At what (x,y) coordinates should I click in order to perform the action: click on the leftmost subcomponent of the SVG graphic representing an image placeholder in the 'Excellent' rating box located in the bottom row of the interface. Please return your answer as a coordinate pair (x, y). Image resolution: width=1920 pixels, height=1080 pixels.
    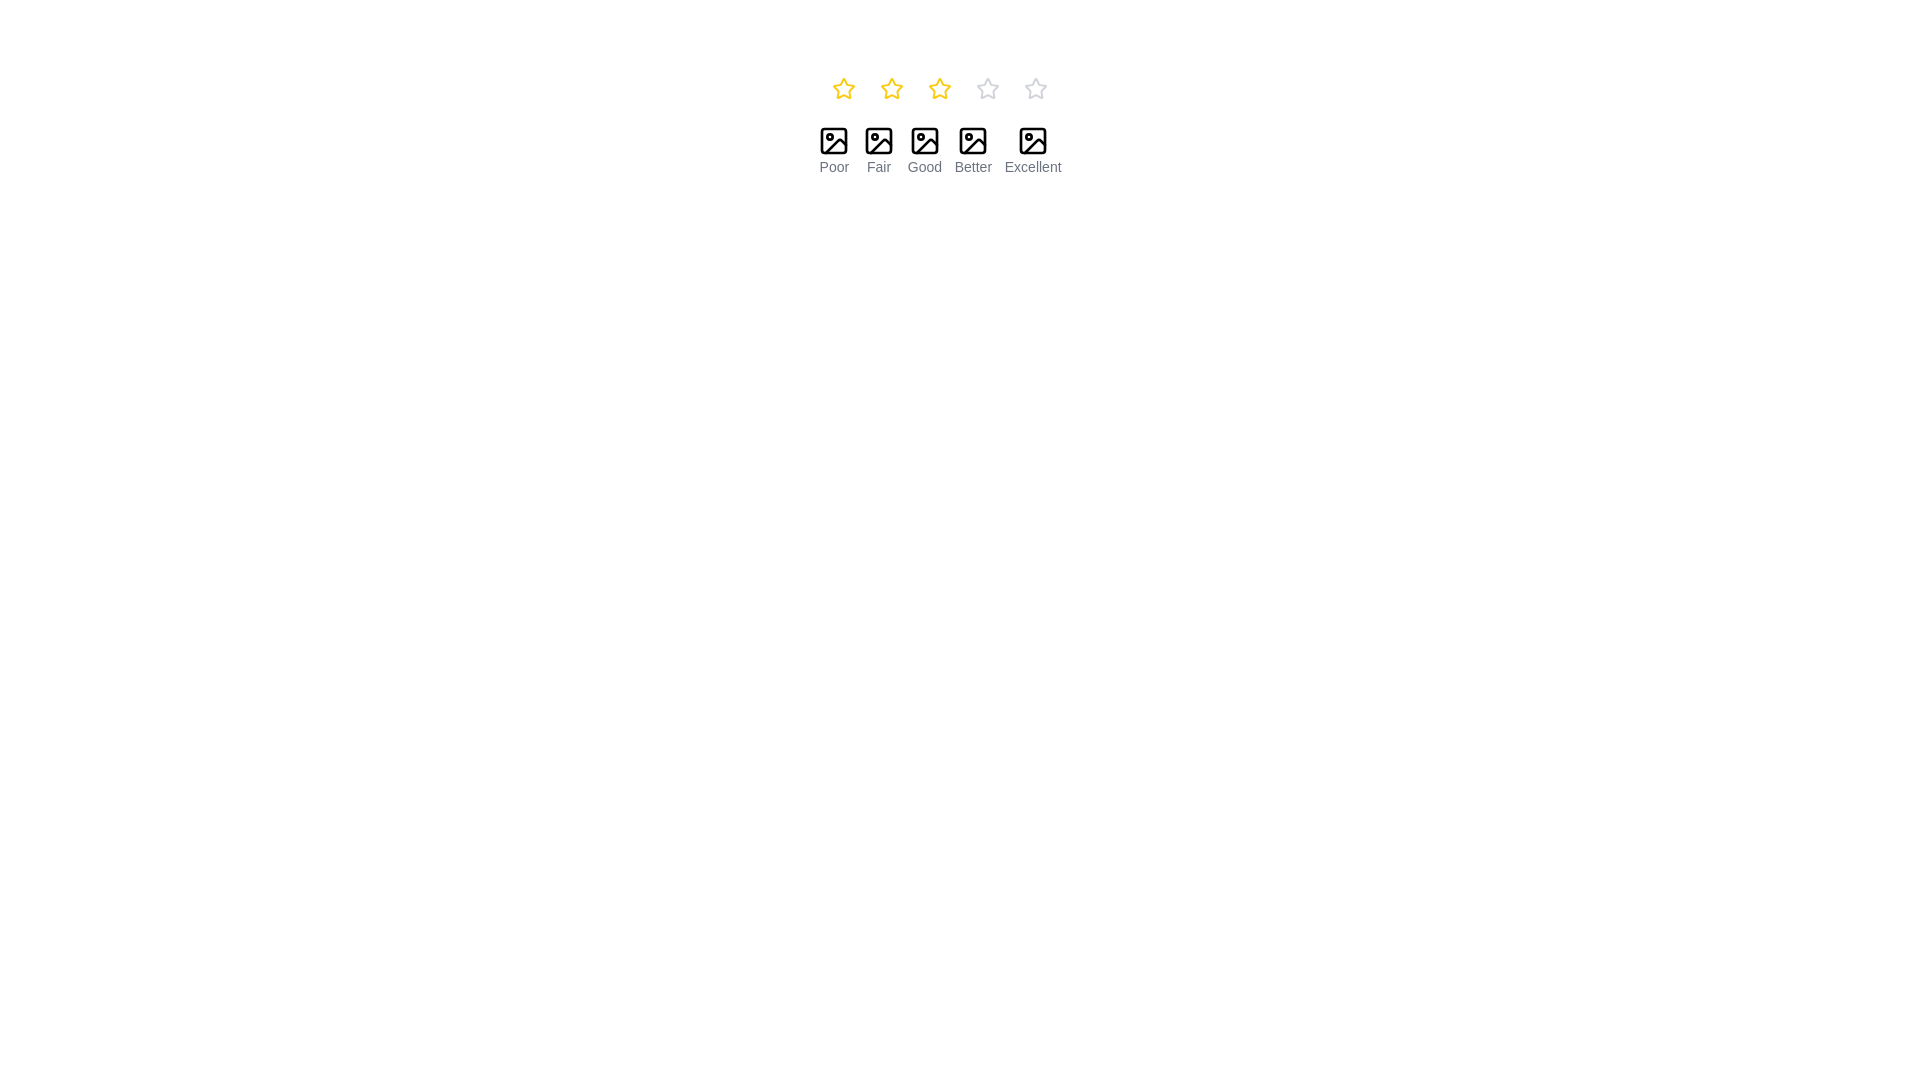
    Looking at the image, I should click on (1033, 140).